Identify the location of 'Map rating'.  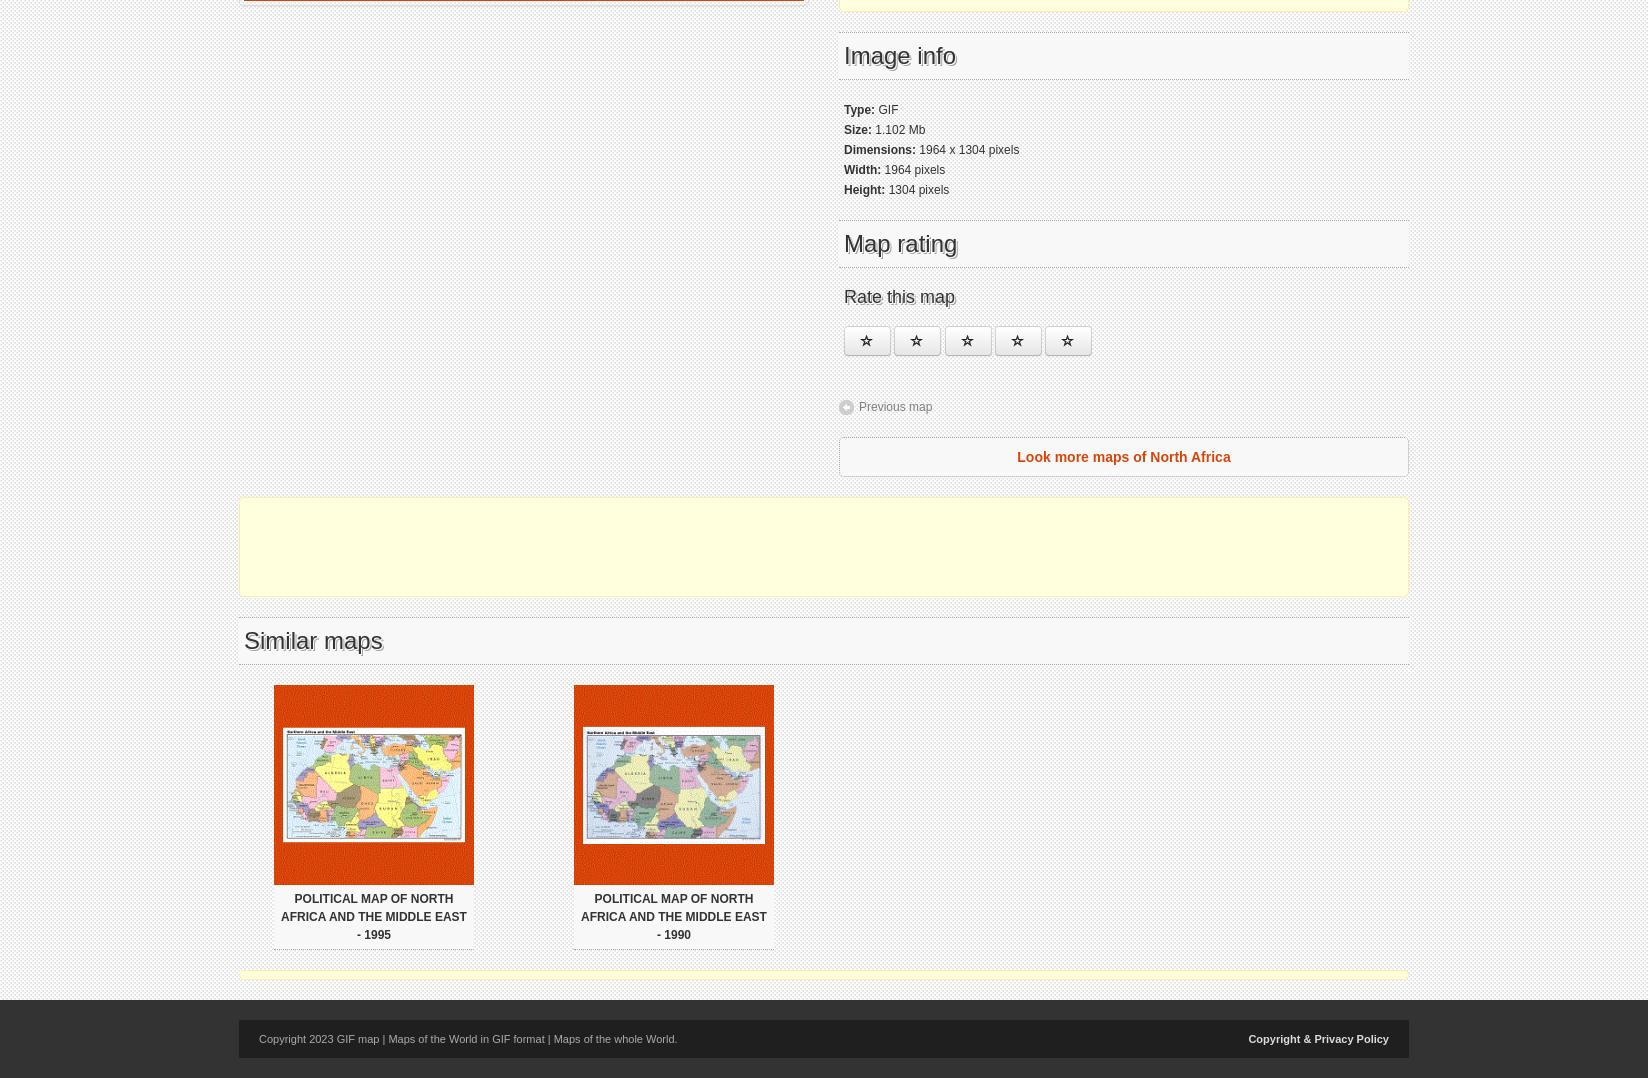
(900, 242).